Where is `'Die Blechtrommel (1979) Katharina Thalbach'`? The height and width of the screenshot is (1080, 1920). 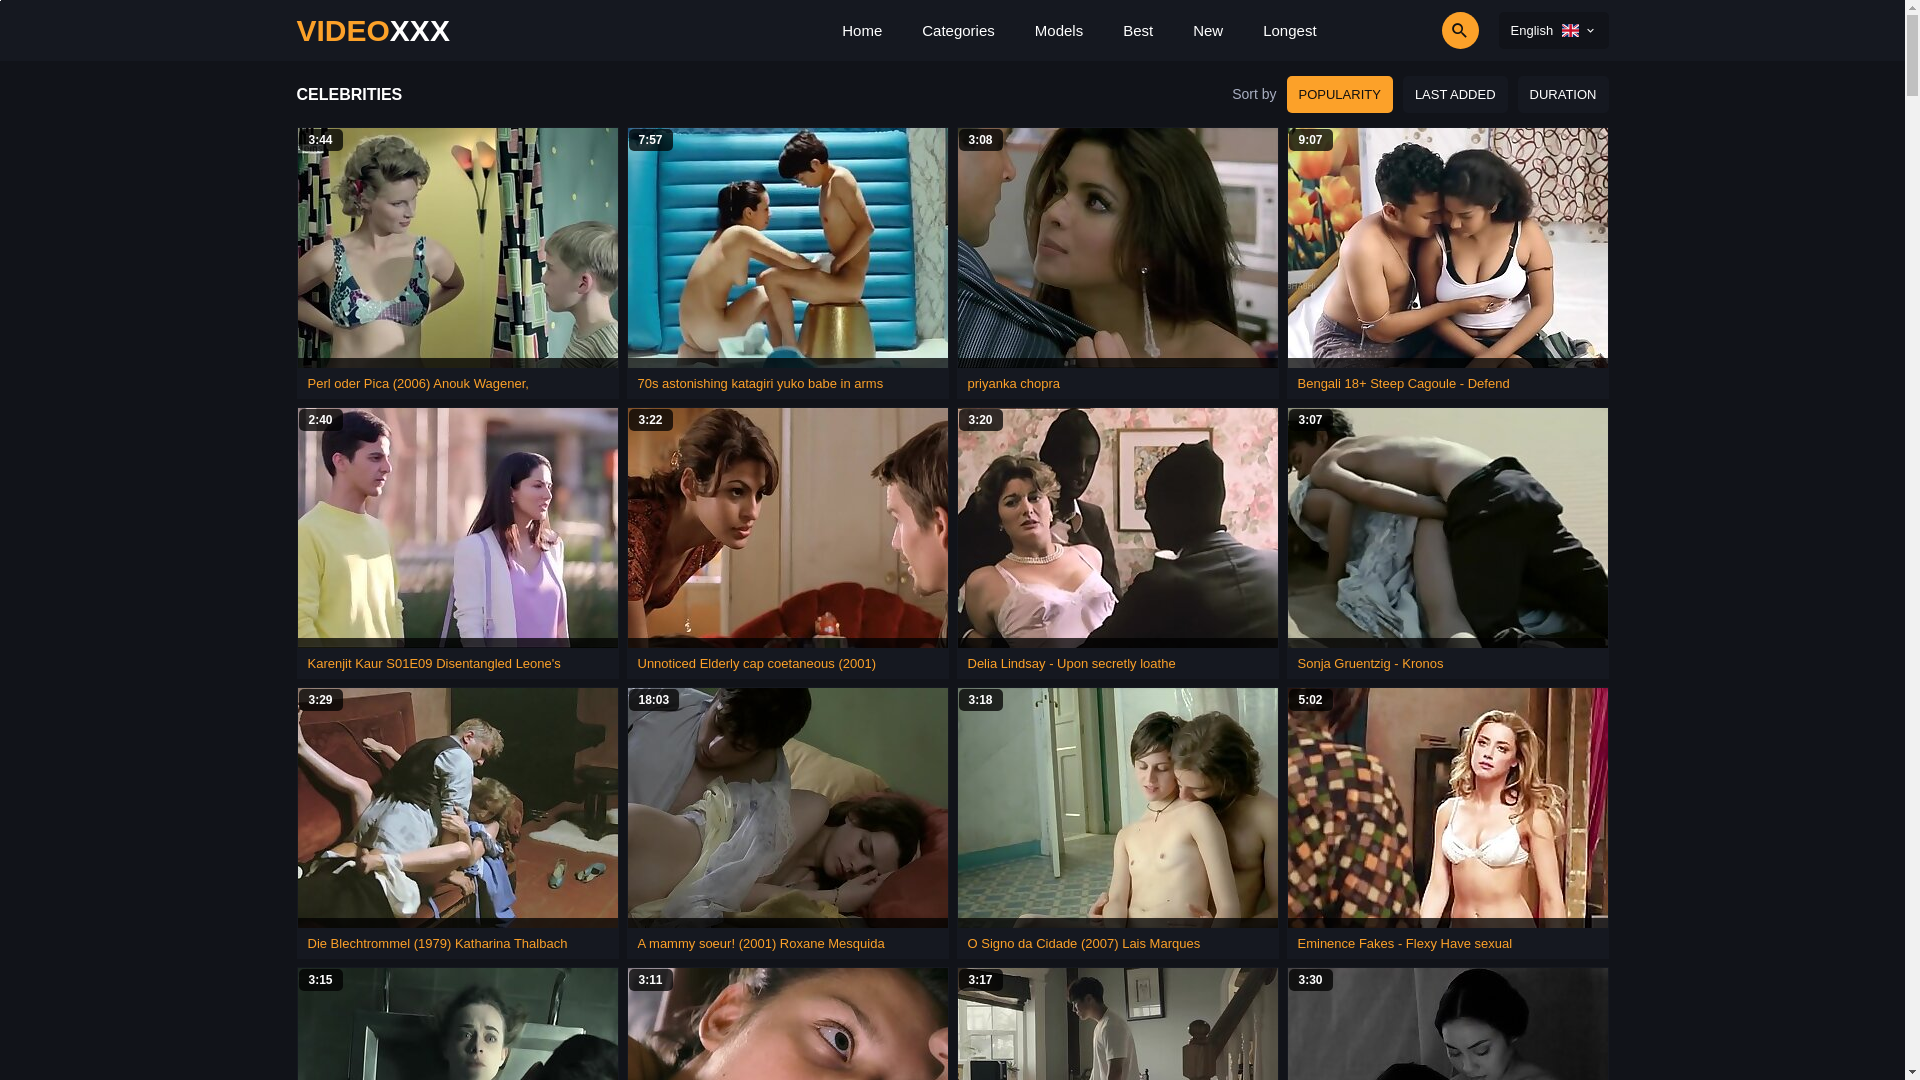 'Die Blechtrommel (1979) Katharina Thalbach' is located at coordinates (436, 943).